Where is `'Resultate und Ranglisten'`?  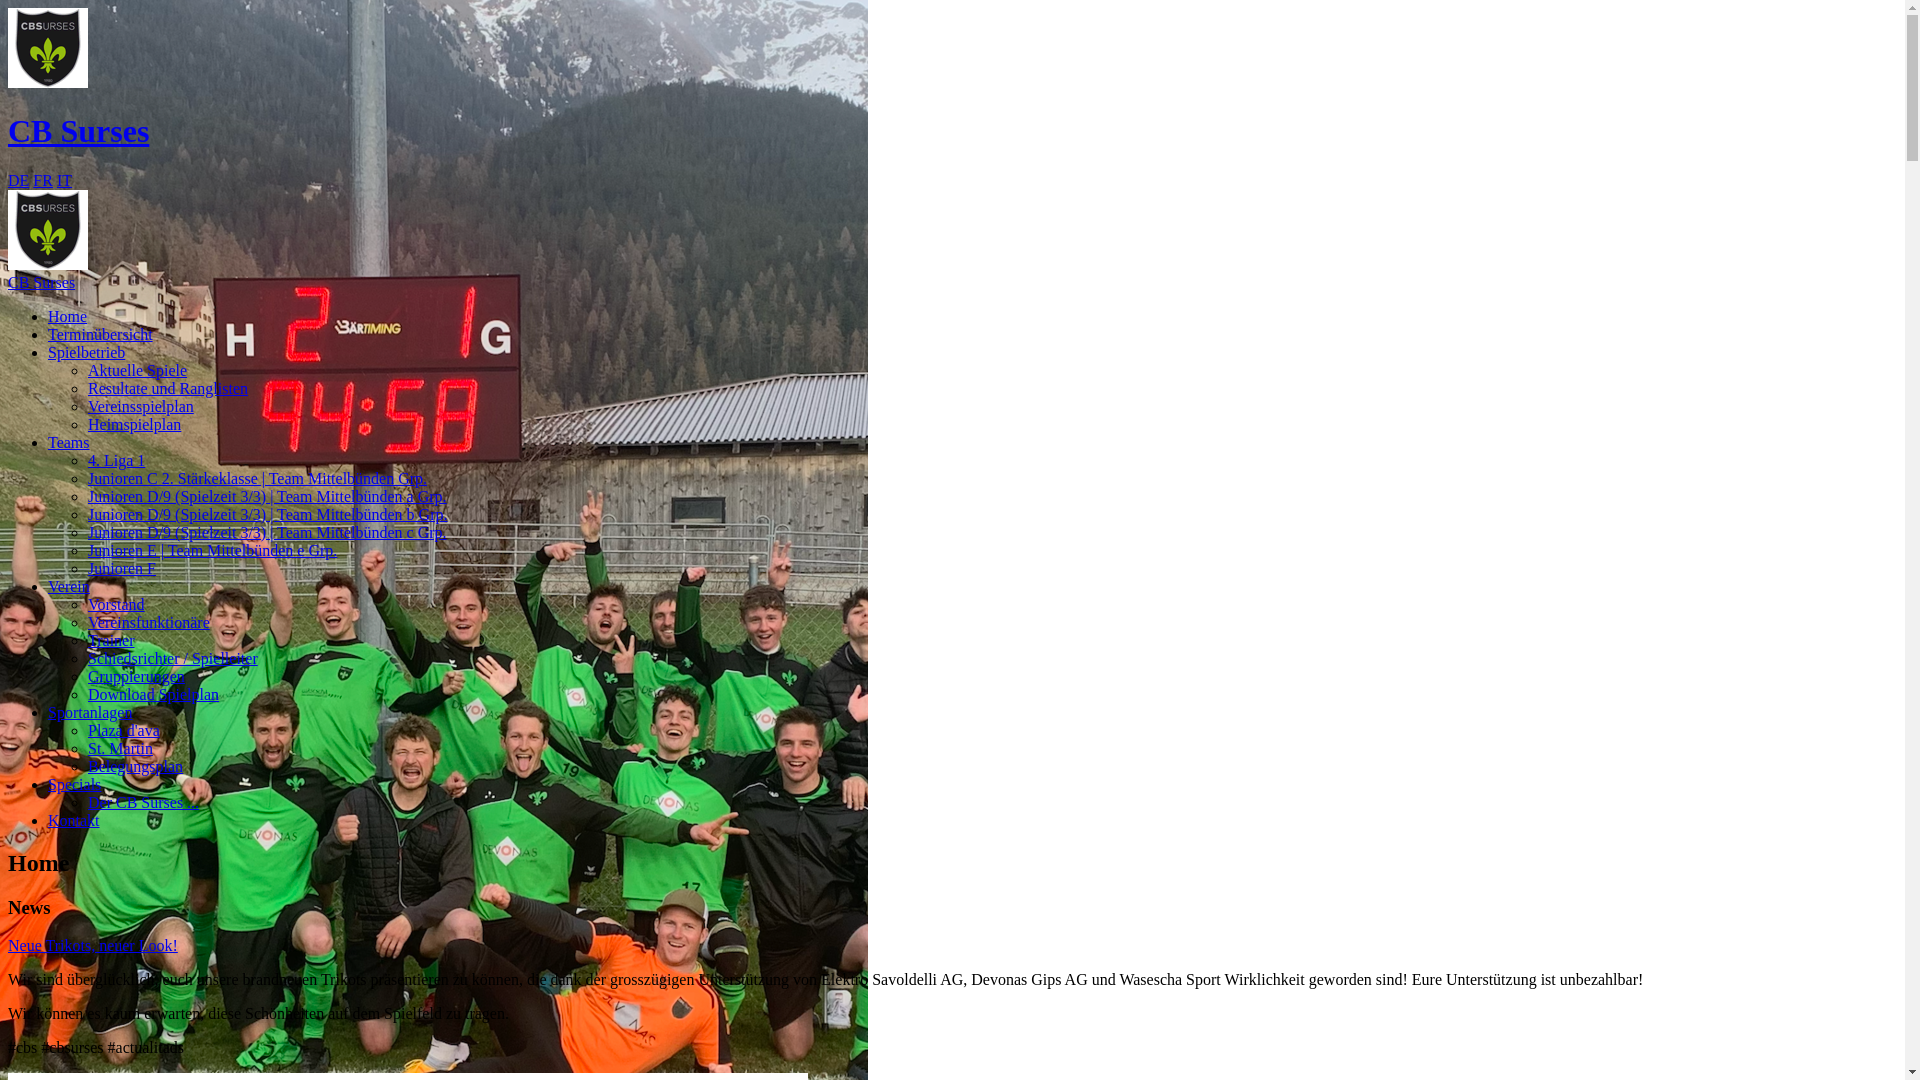 'Resultate und Ranglisten' is located at coordinates (168, 388).